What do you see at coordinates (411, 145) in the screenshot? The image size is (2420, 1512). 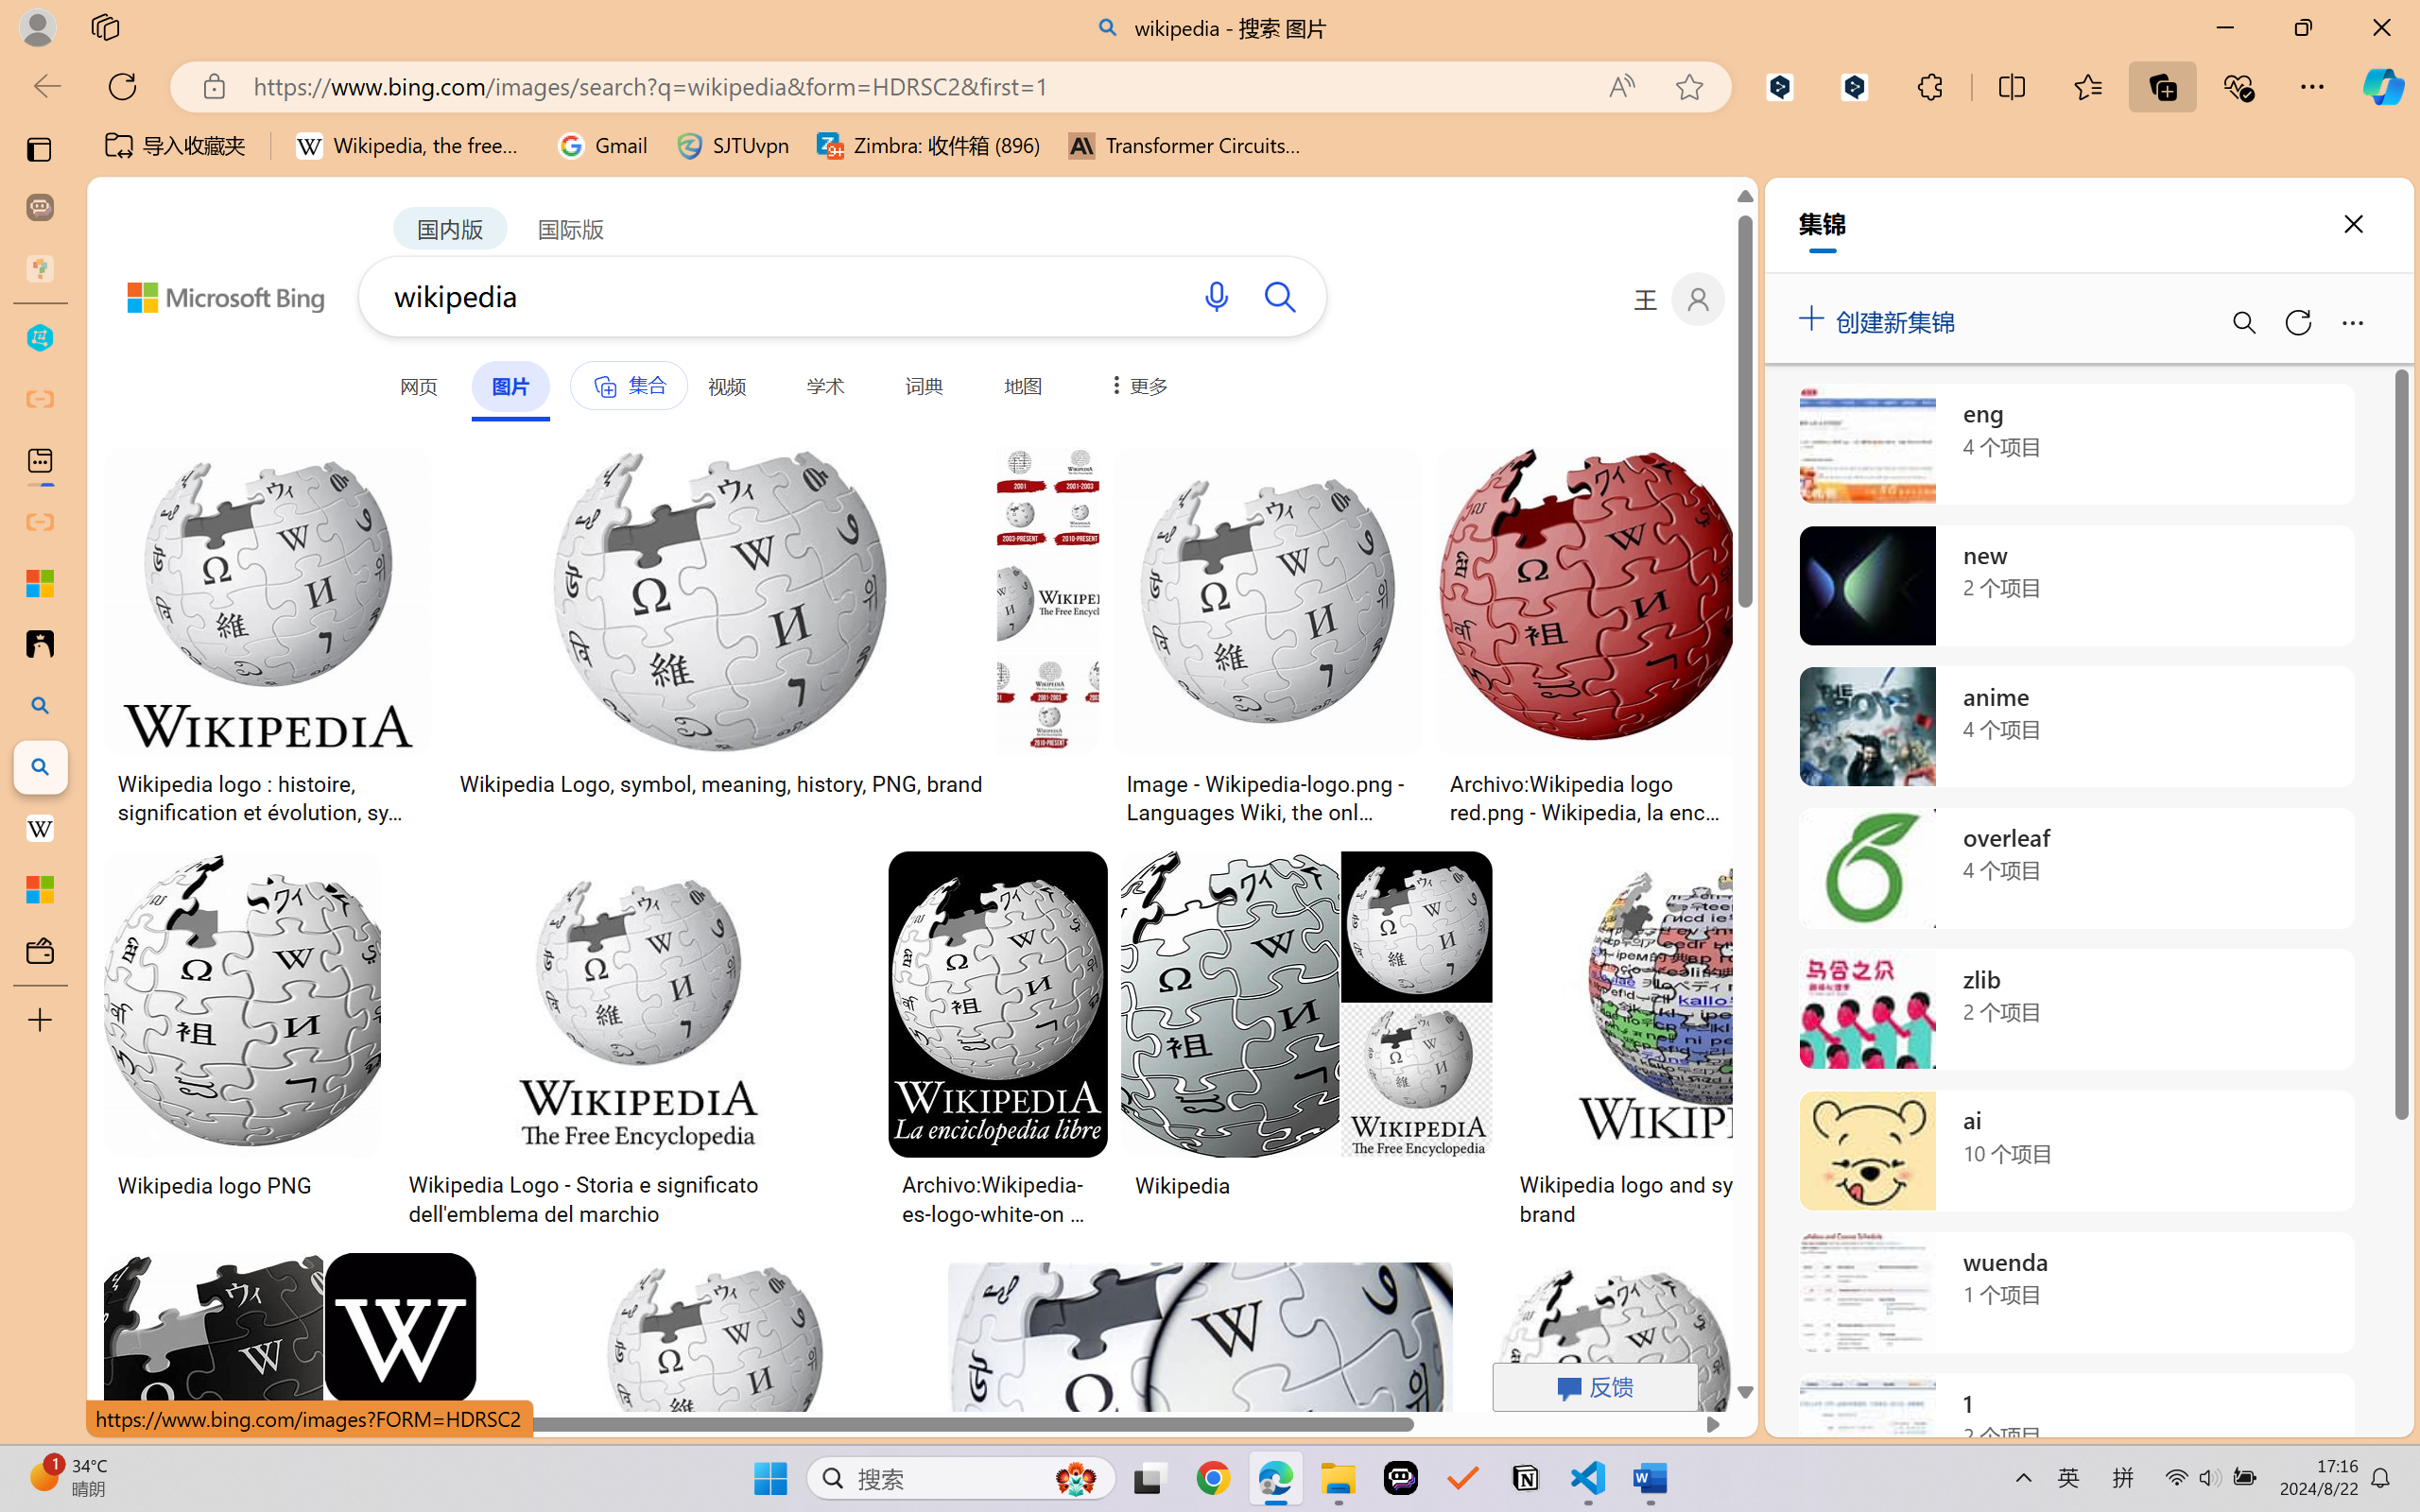 I see `'Wikipedia, the free encyclopedia'` at bounding box center [411, 145].